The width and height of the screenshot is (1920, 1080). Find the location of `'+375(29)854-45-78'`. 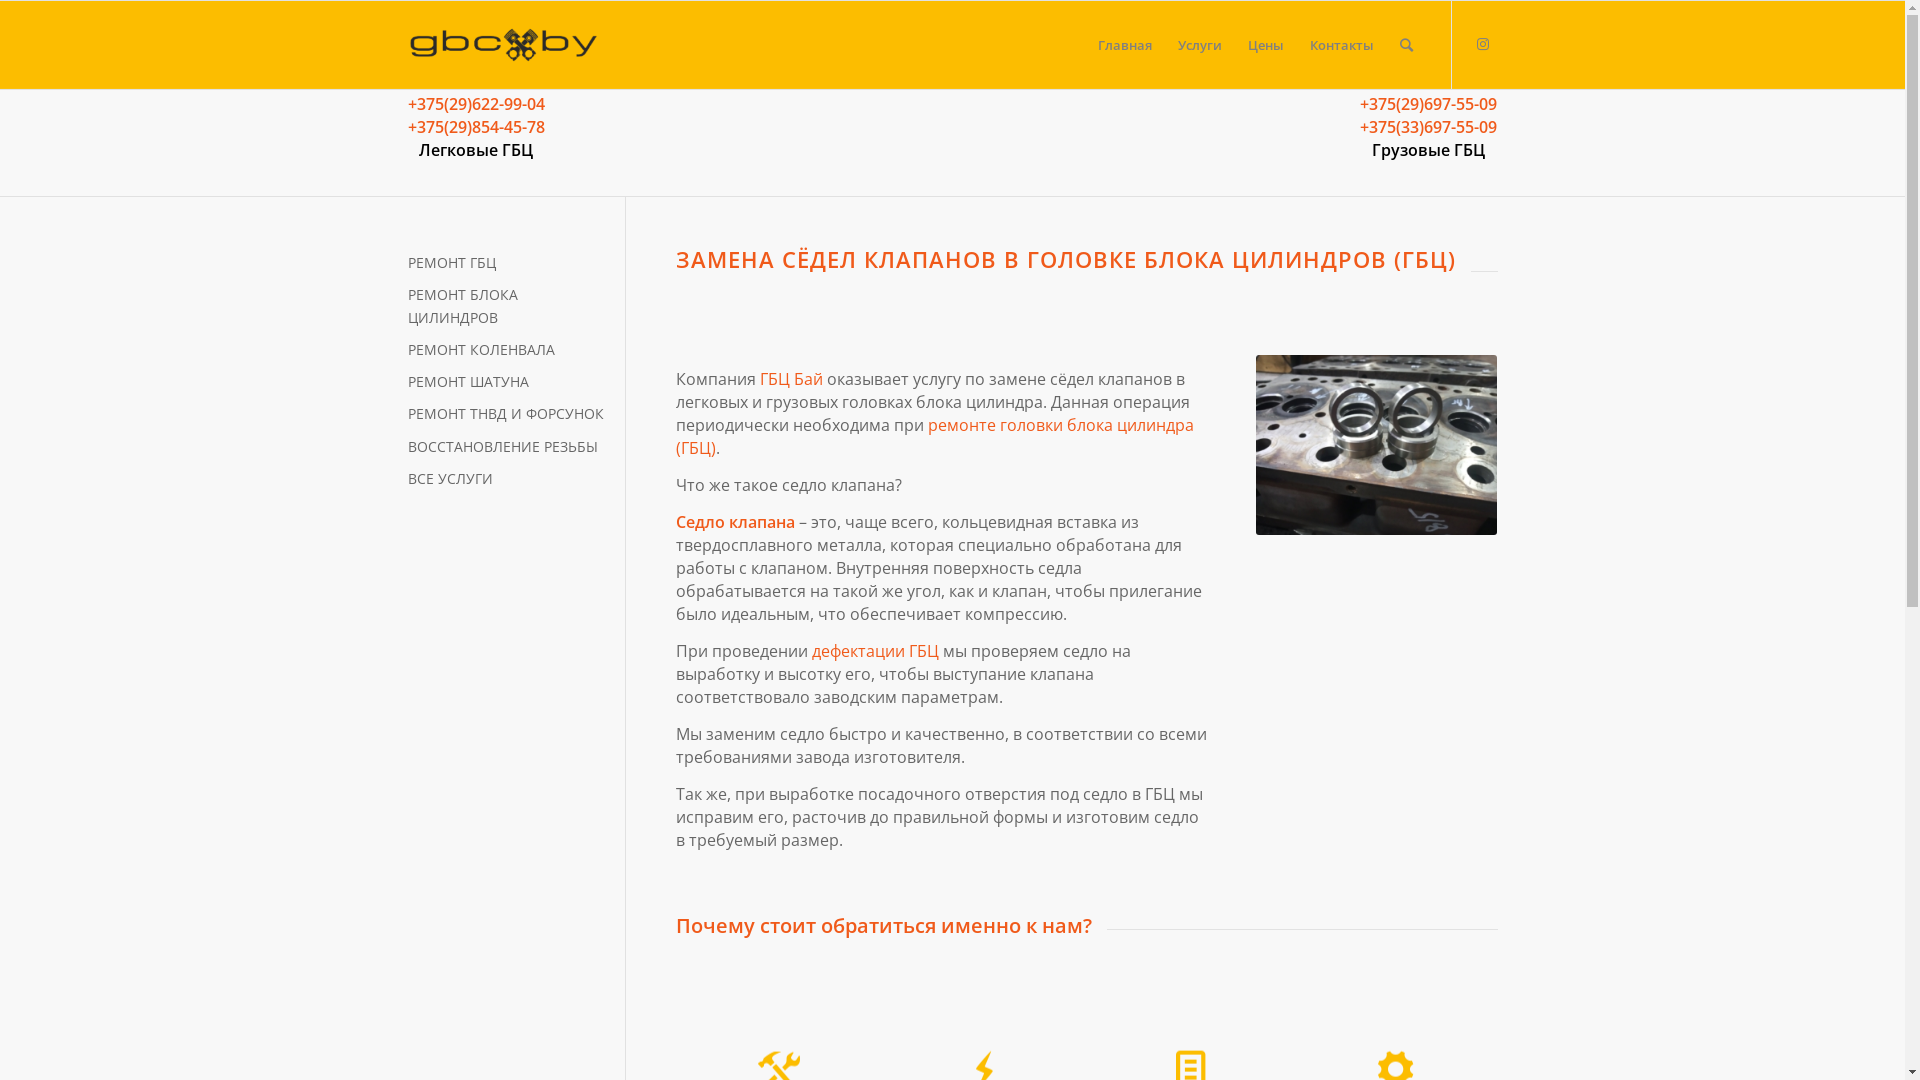

'+375(29)854-45-78' is located at coordinates (407, 127).